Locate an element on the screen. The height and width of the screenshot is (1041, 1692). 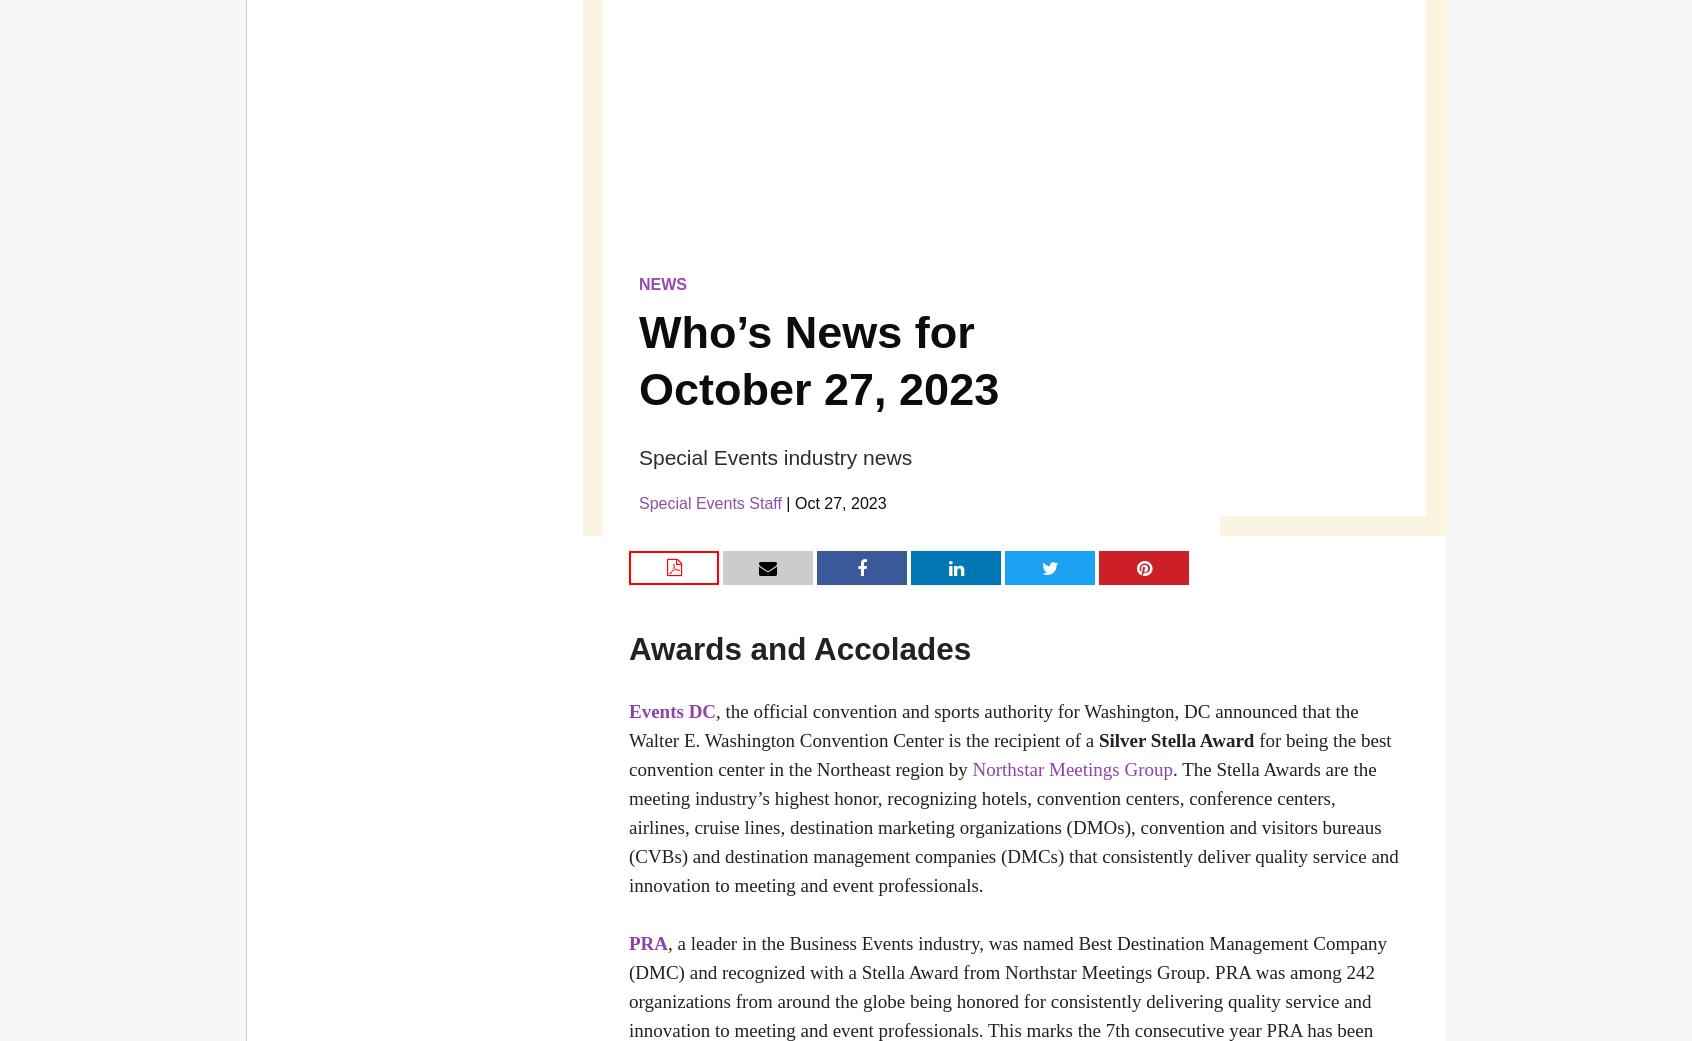
'PRA' is located at coordinates (648, 942).